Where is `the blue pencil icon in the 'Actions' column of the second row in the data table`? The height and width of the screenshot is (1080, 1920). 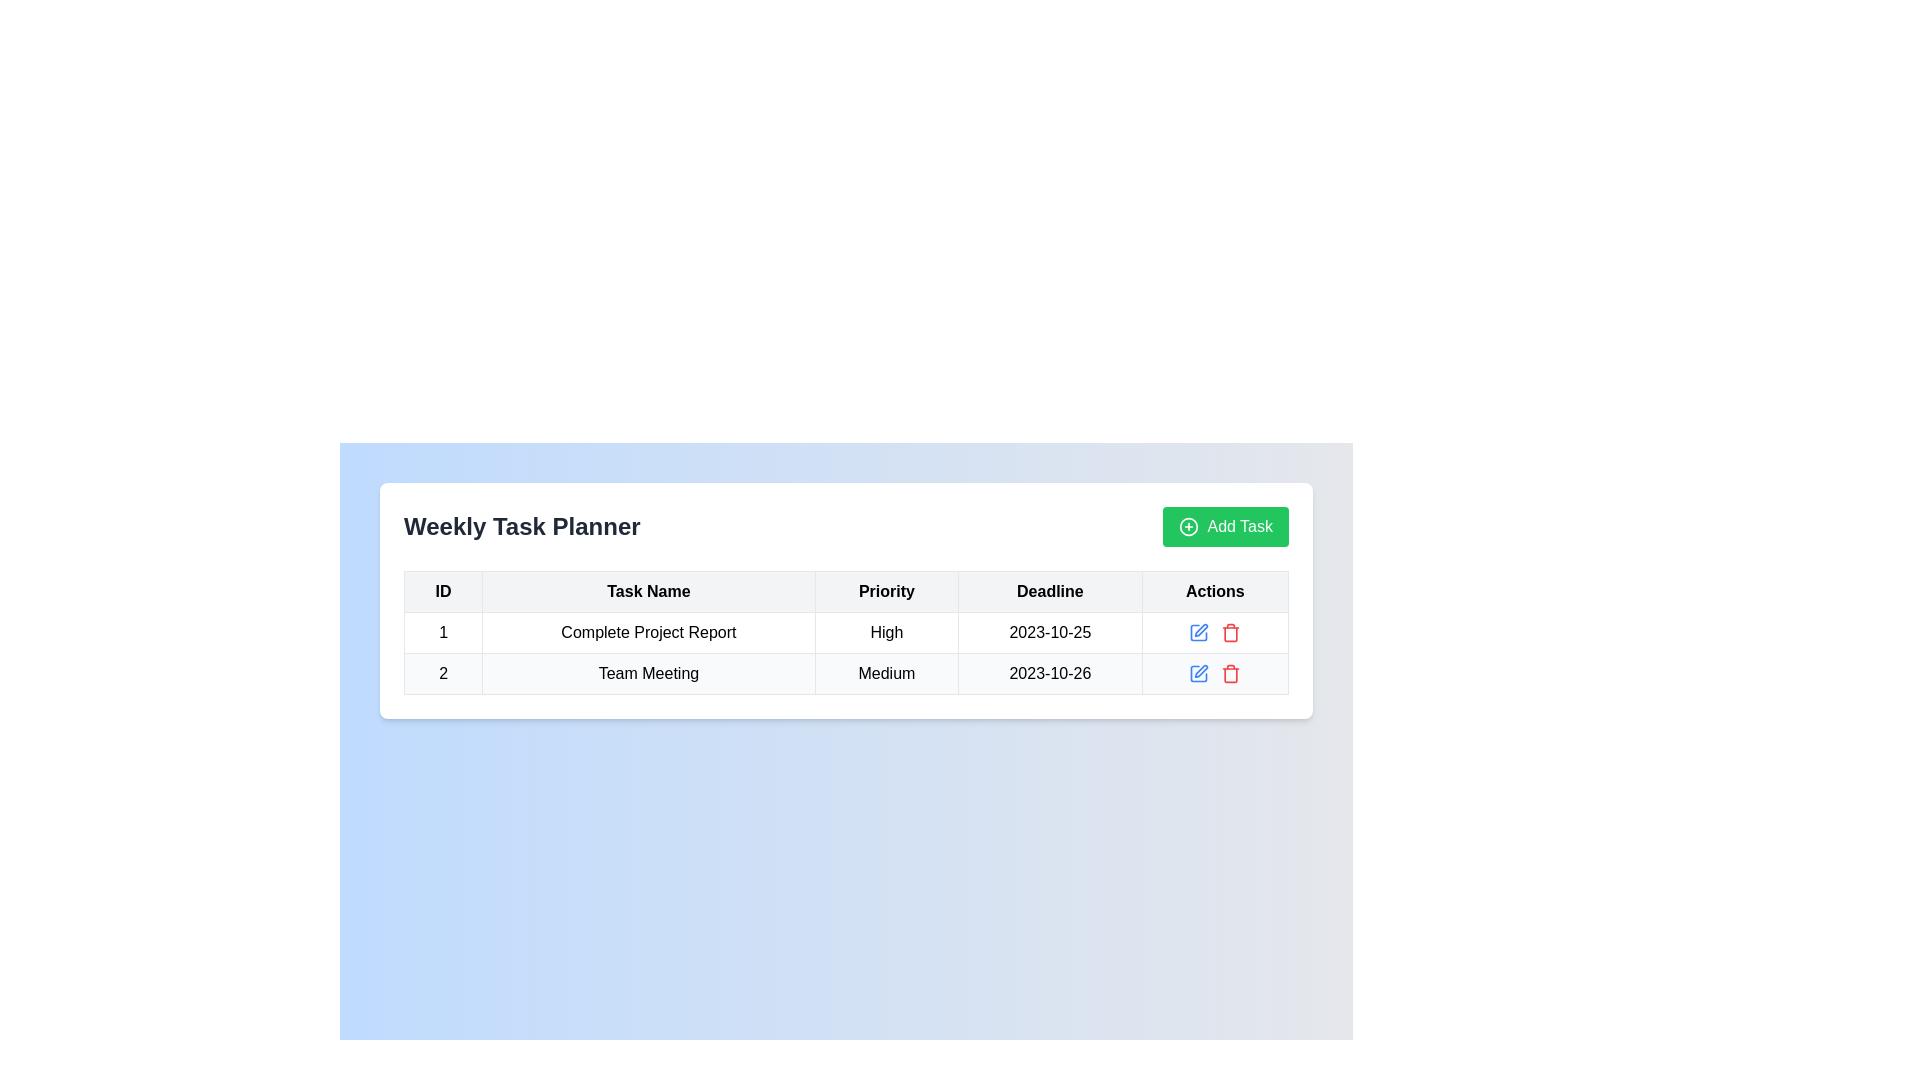 the blue pencil icon in the 'Actions' column of the second row in the data table is located at coordinates (1199, 632).